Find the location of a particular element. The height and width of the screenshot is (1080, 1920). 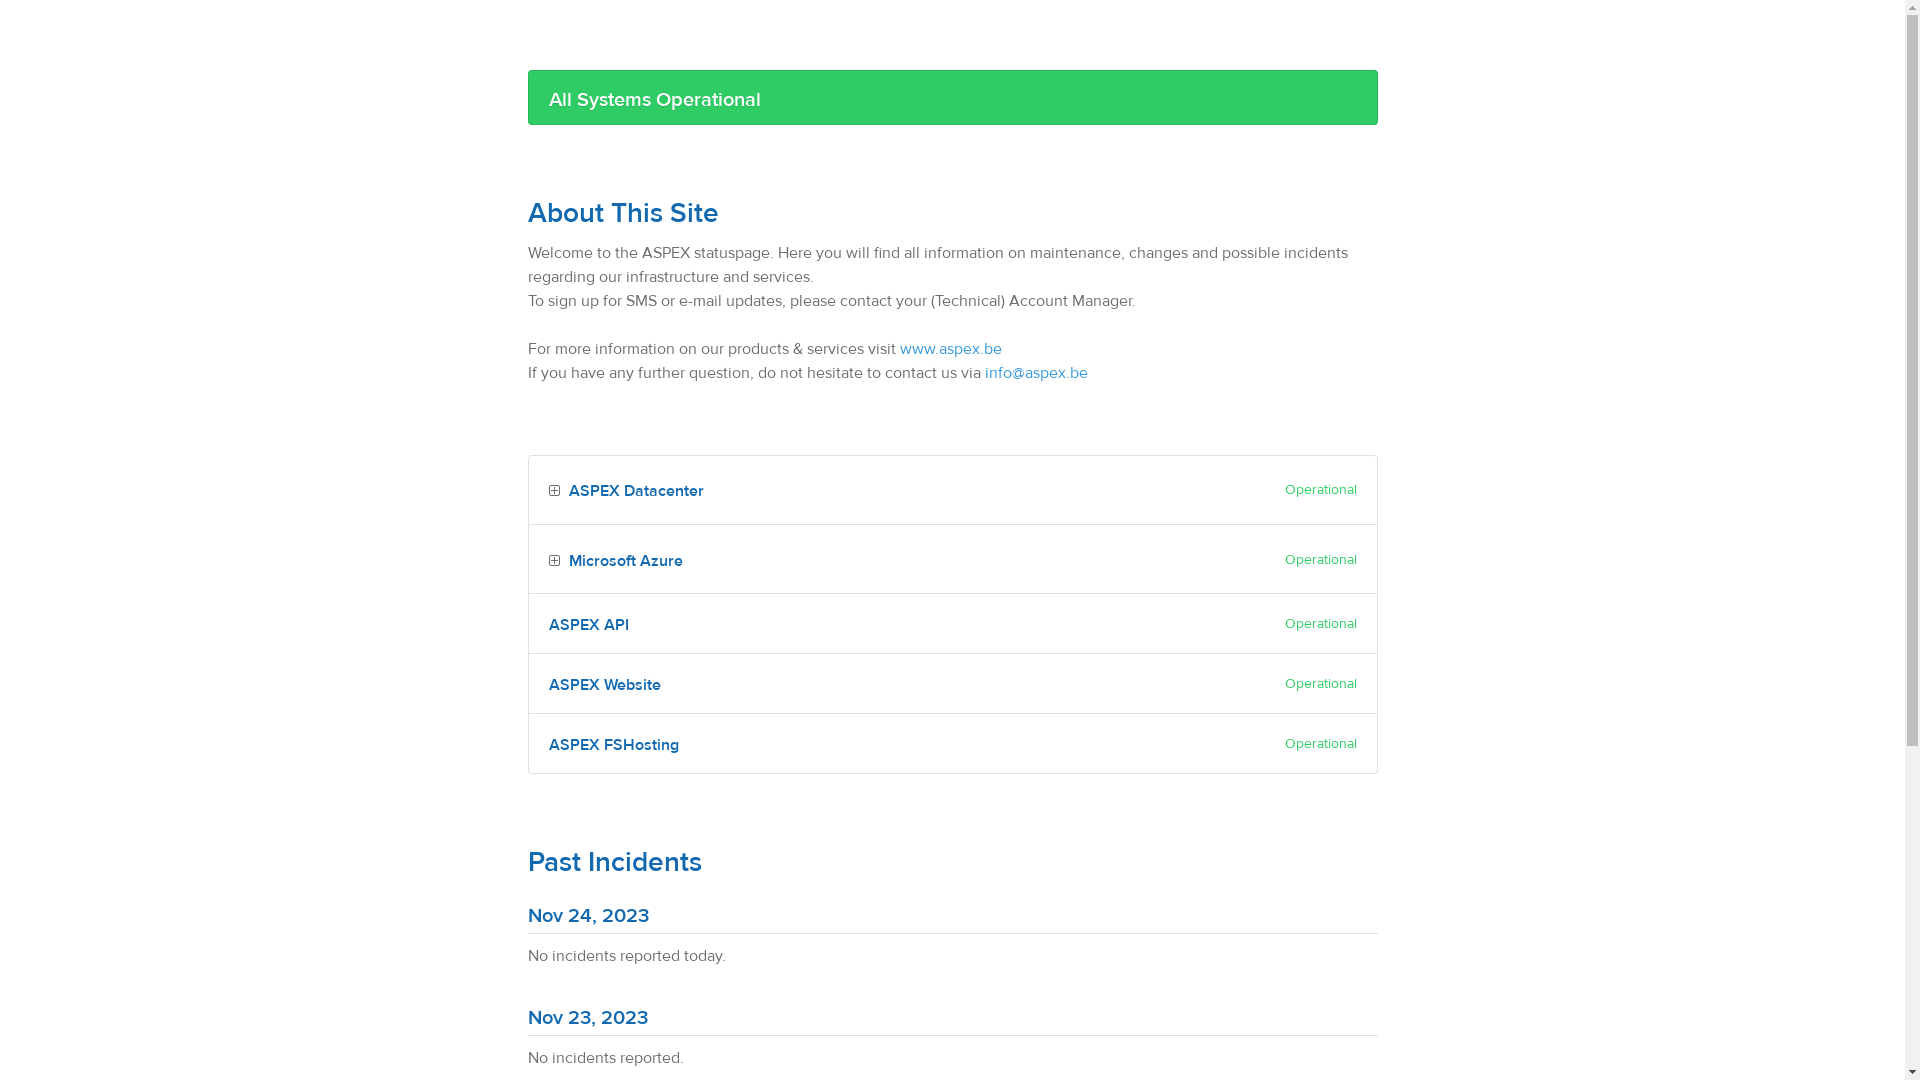

'About This Site' is located at coordinates (622, 213).